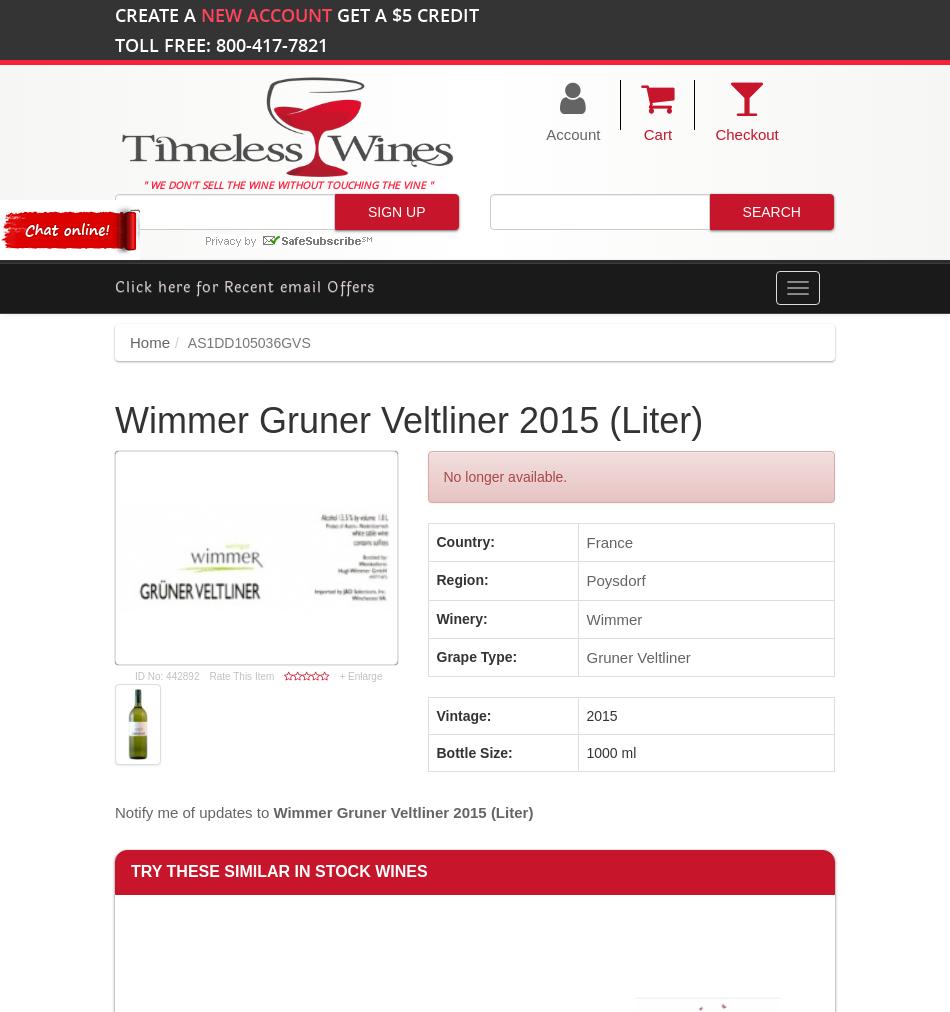 Image resolution: width=950 pixels, height=1012 pixels. What do you see at coordinates (299, 285) in the screenshot?
I see `'Recent email Offers'` at bounding box center [299, 285].